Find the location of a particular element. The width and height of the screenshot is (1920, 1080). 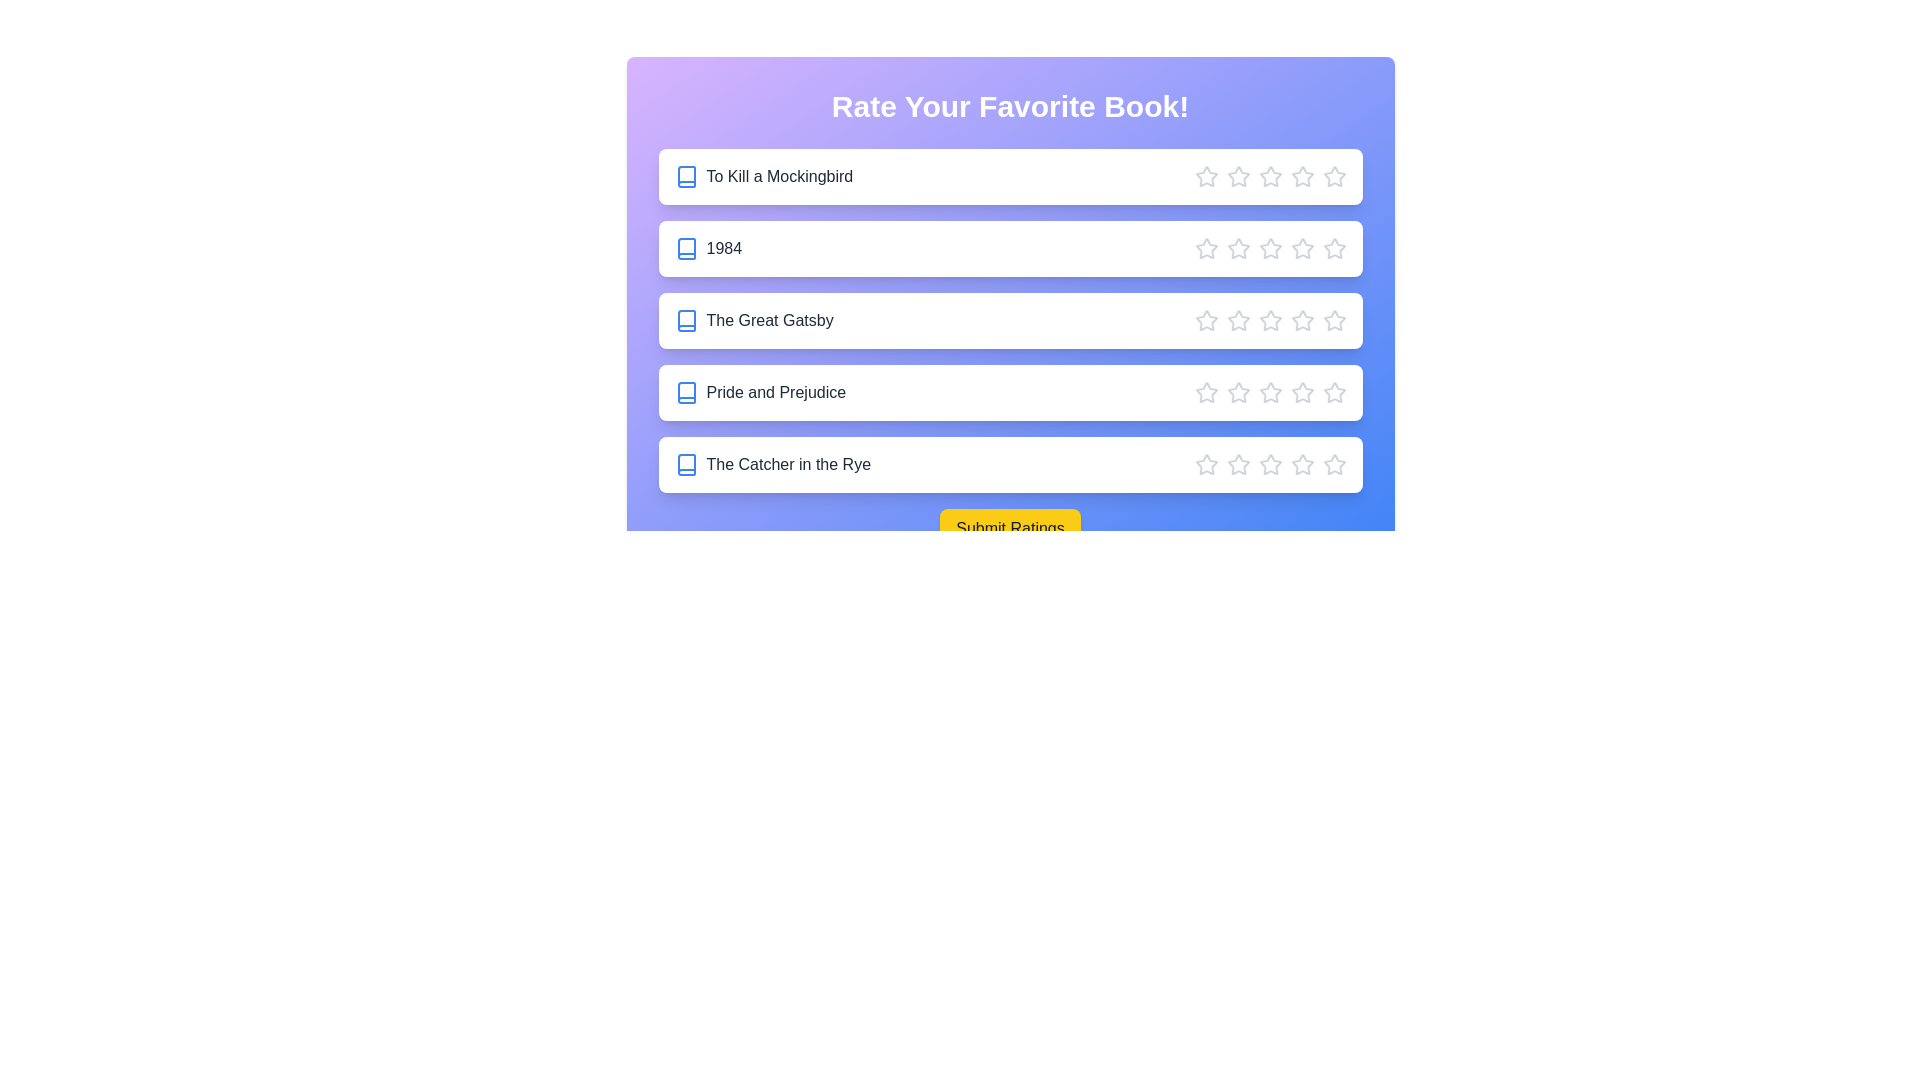

the star corresponding to 1 stars for the book To Kill a Mockingbird is located at coordinates (1205, 176).